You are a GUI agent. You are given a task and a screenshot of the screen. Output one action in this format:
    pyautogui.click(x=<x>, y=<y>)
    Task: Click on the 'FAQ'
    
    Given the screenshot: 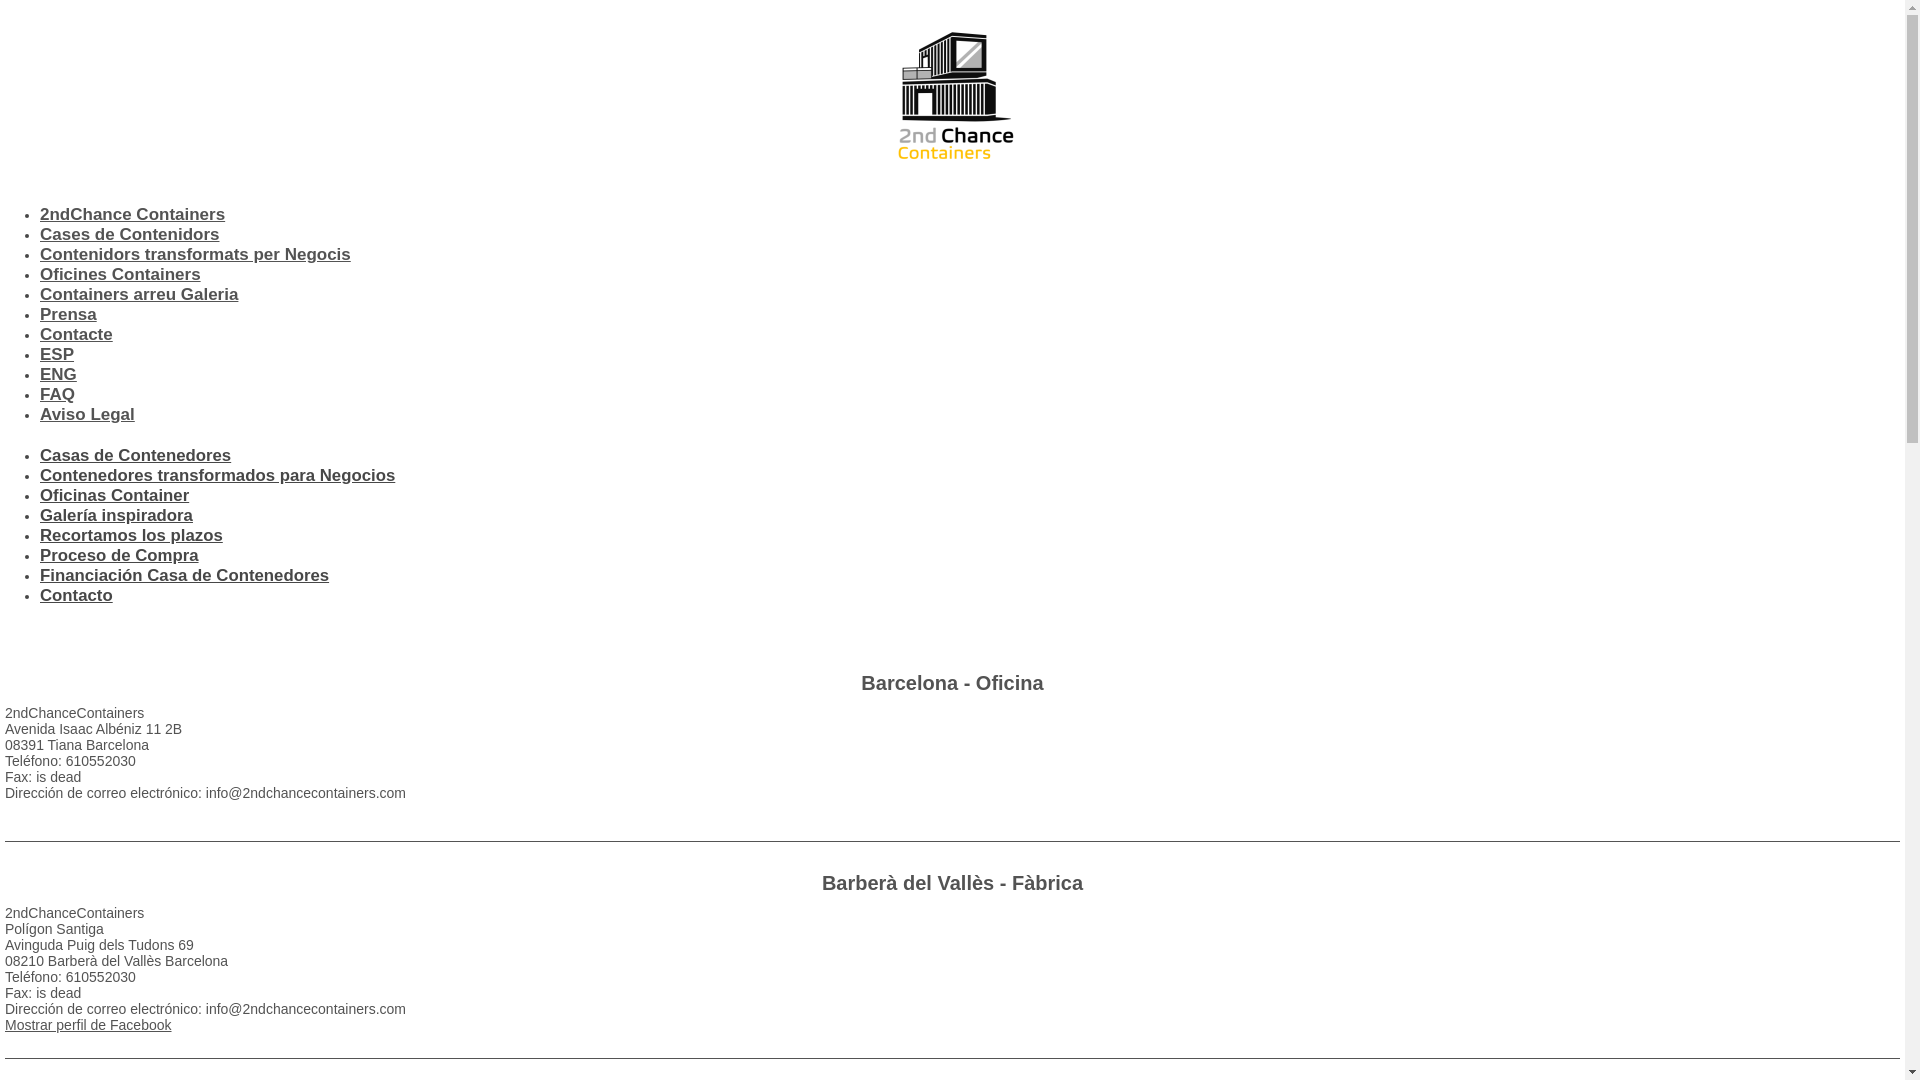 What is the action you would take?
    pyautogui.click(x=57, y=394)
    